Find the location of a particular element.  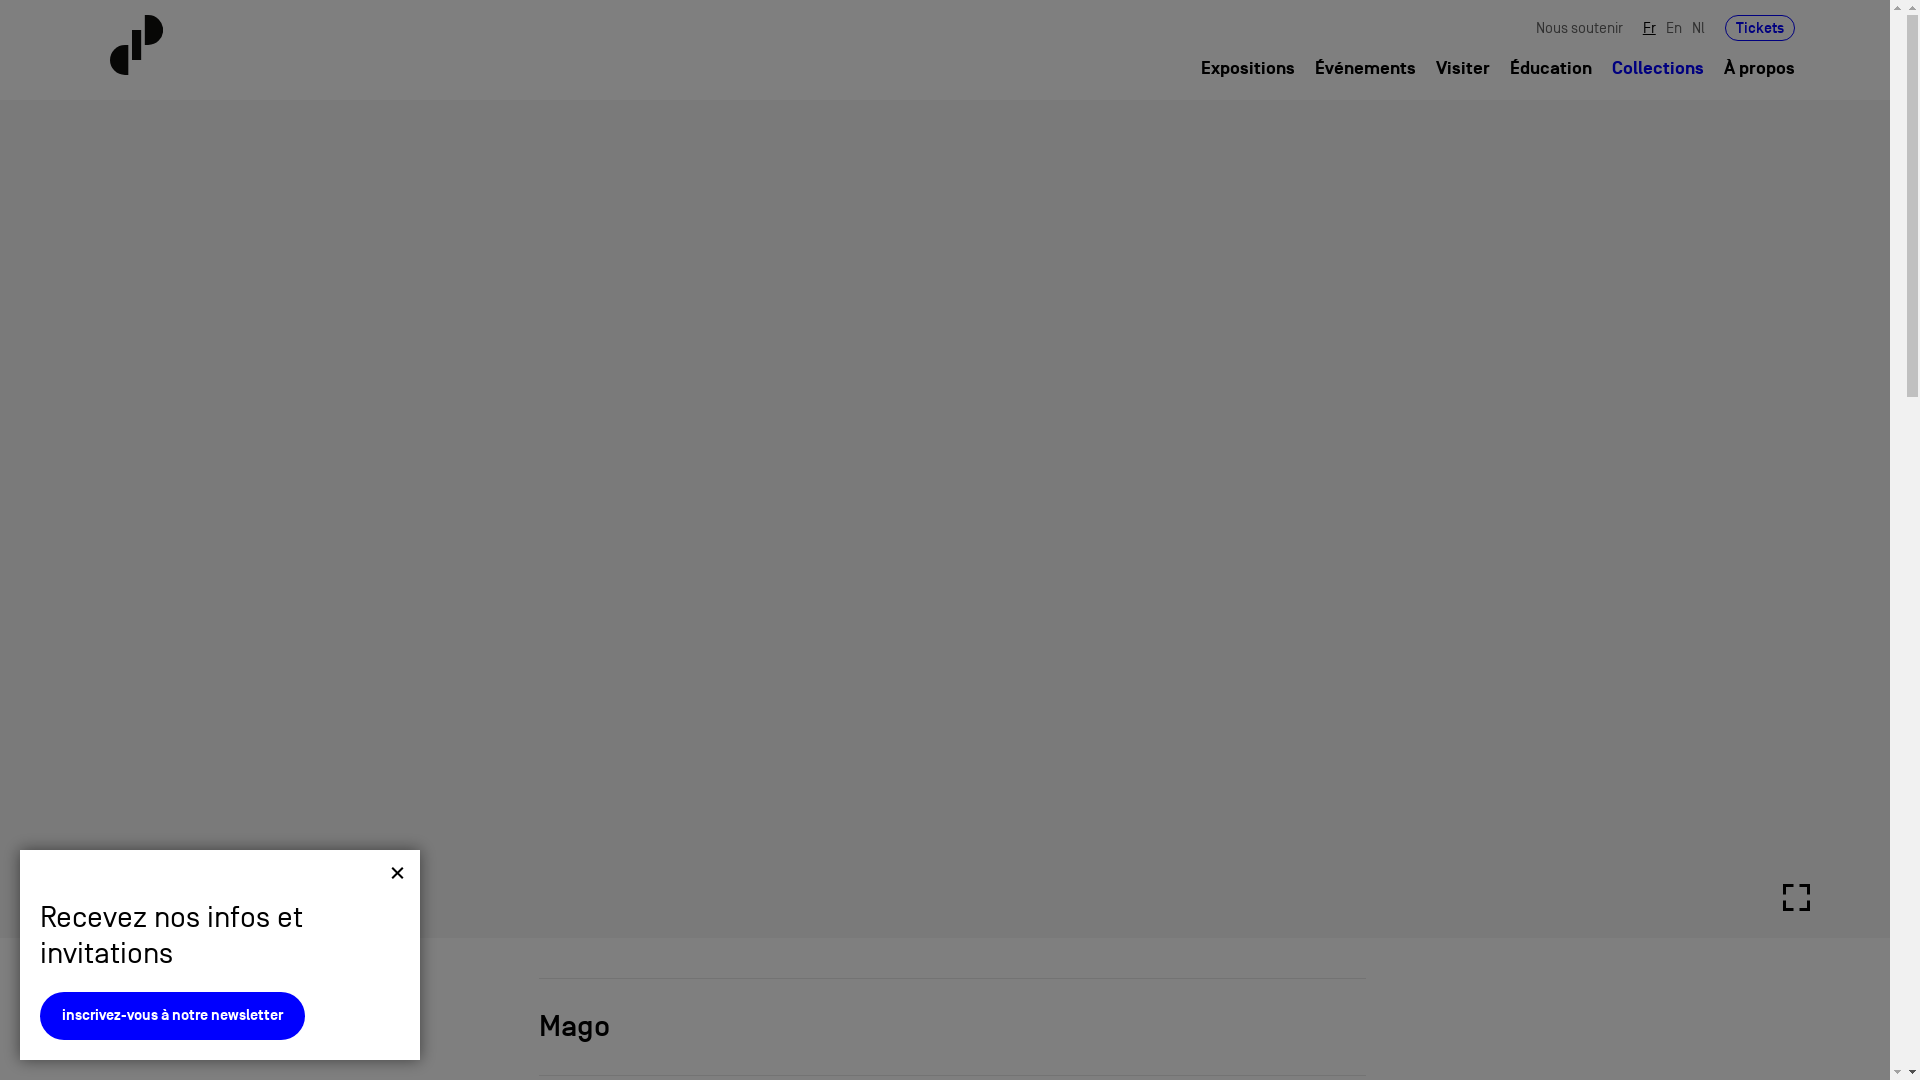

'Visiter' is located at coordinates (1434, 68).